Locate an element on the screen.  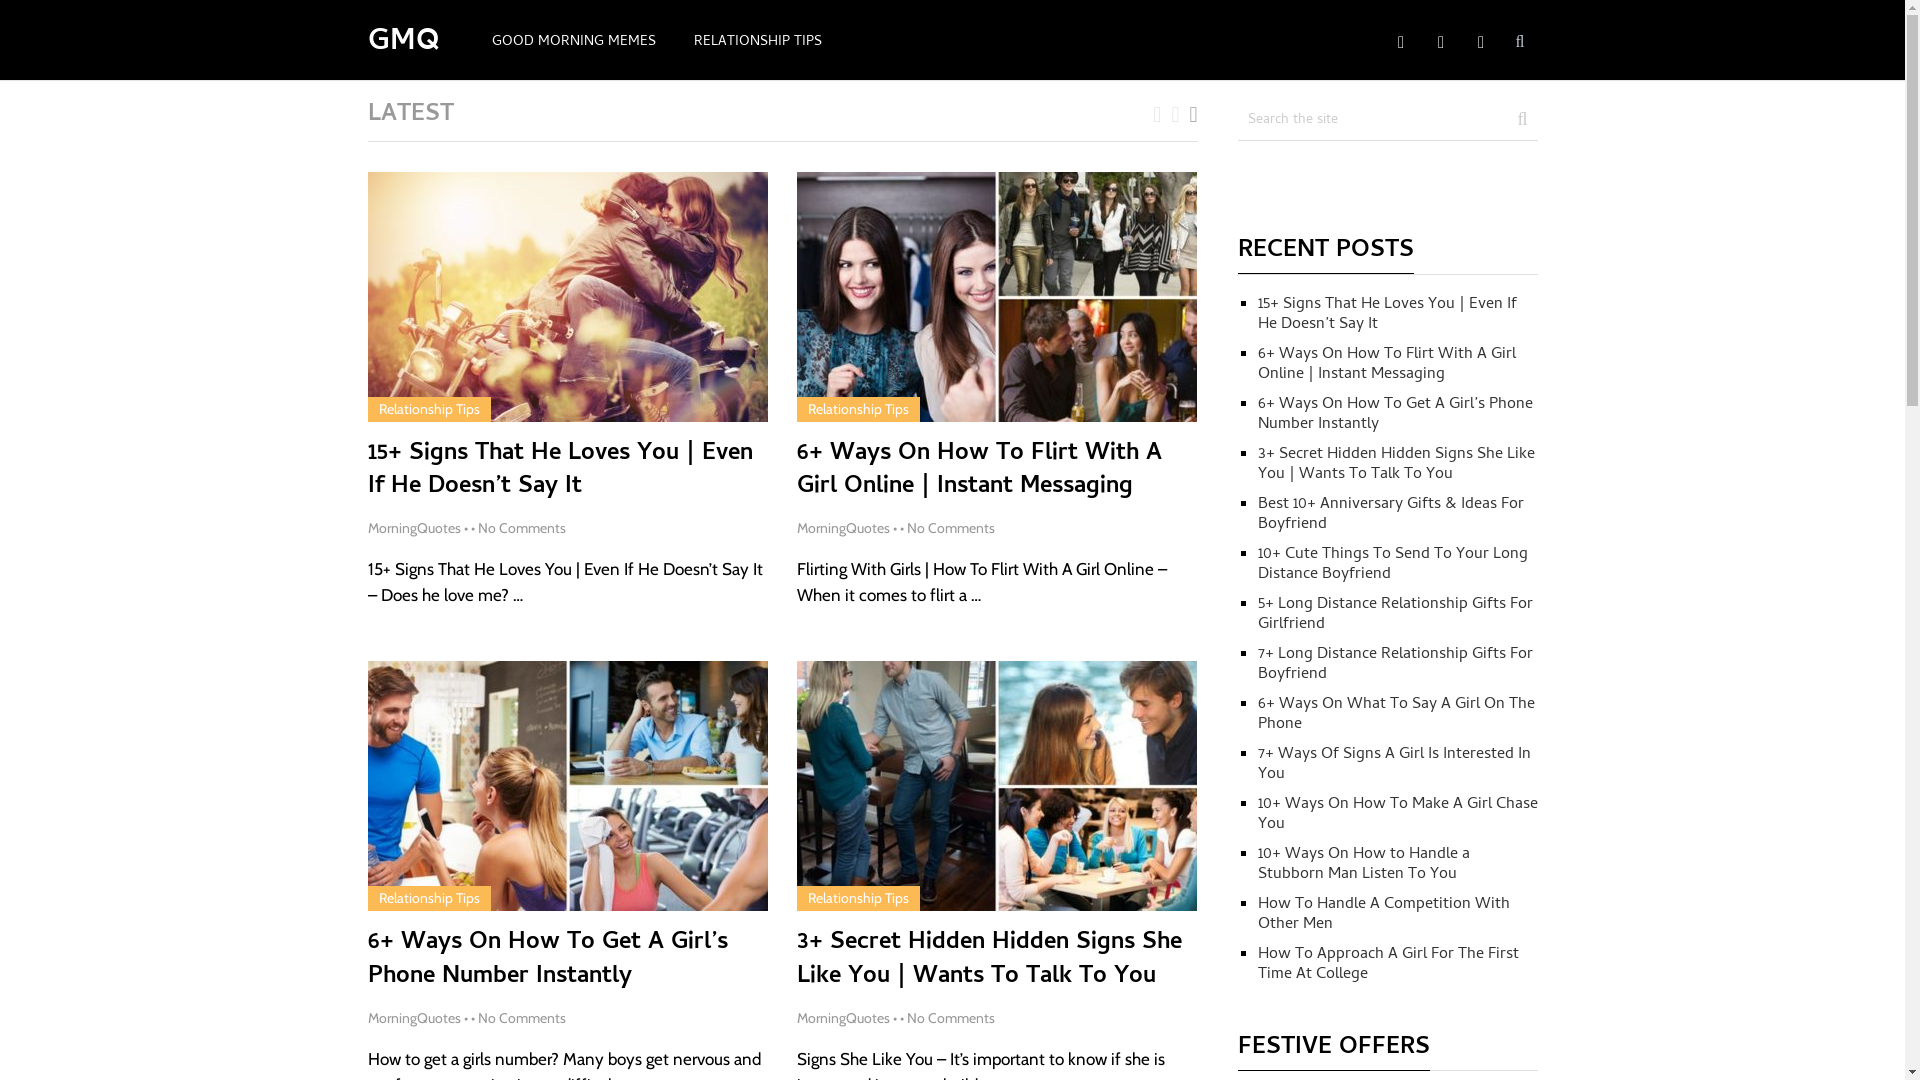
'MorningQuotes' is located at coordinates (413, 1018).